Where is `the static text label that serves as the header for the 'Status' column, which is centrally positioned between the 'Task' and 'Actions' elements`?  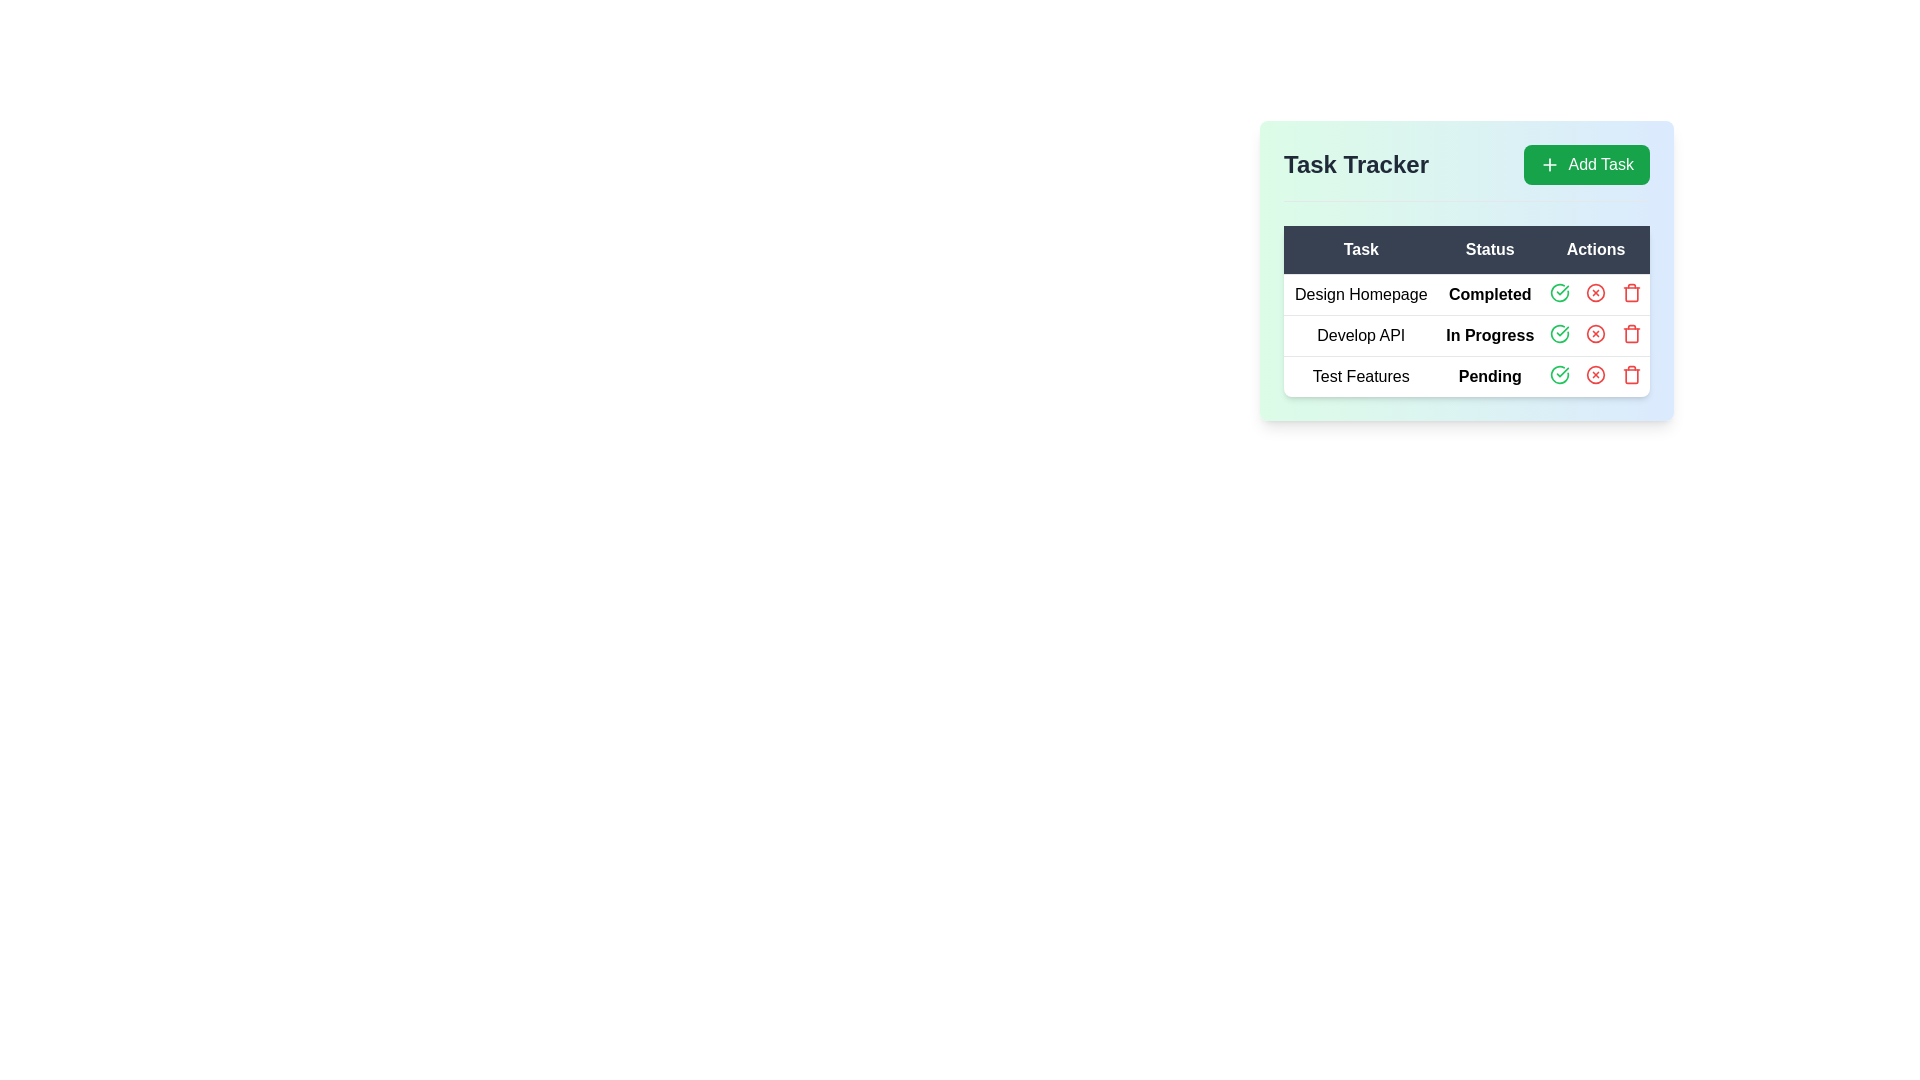 the static text label that serves as the header for the 'Status' column, which is centrally positioned between the 'Task' and 'Actions' elements is located at coordinates (1490, 249).